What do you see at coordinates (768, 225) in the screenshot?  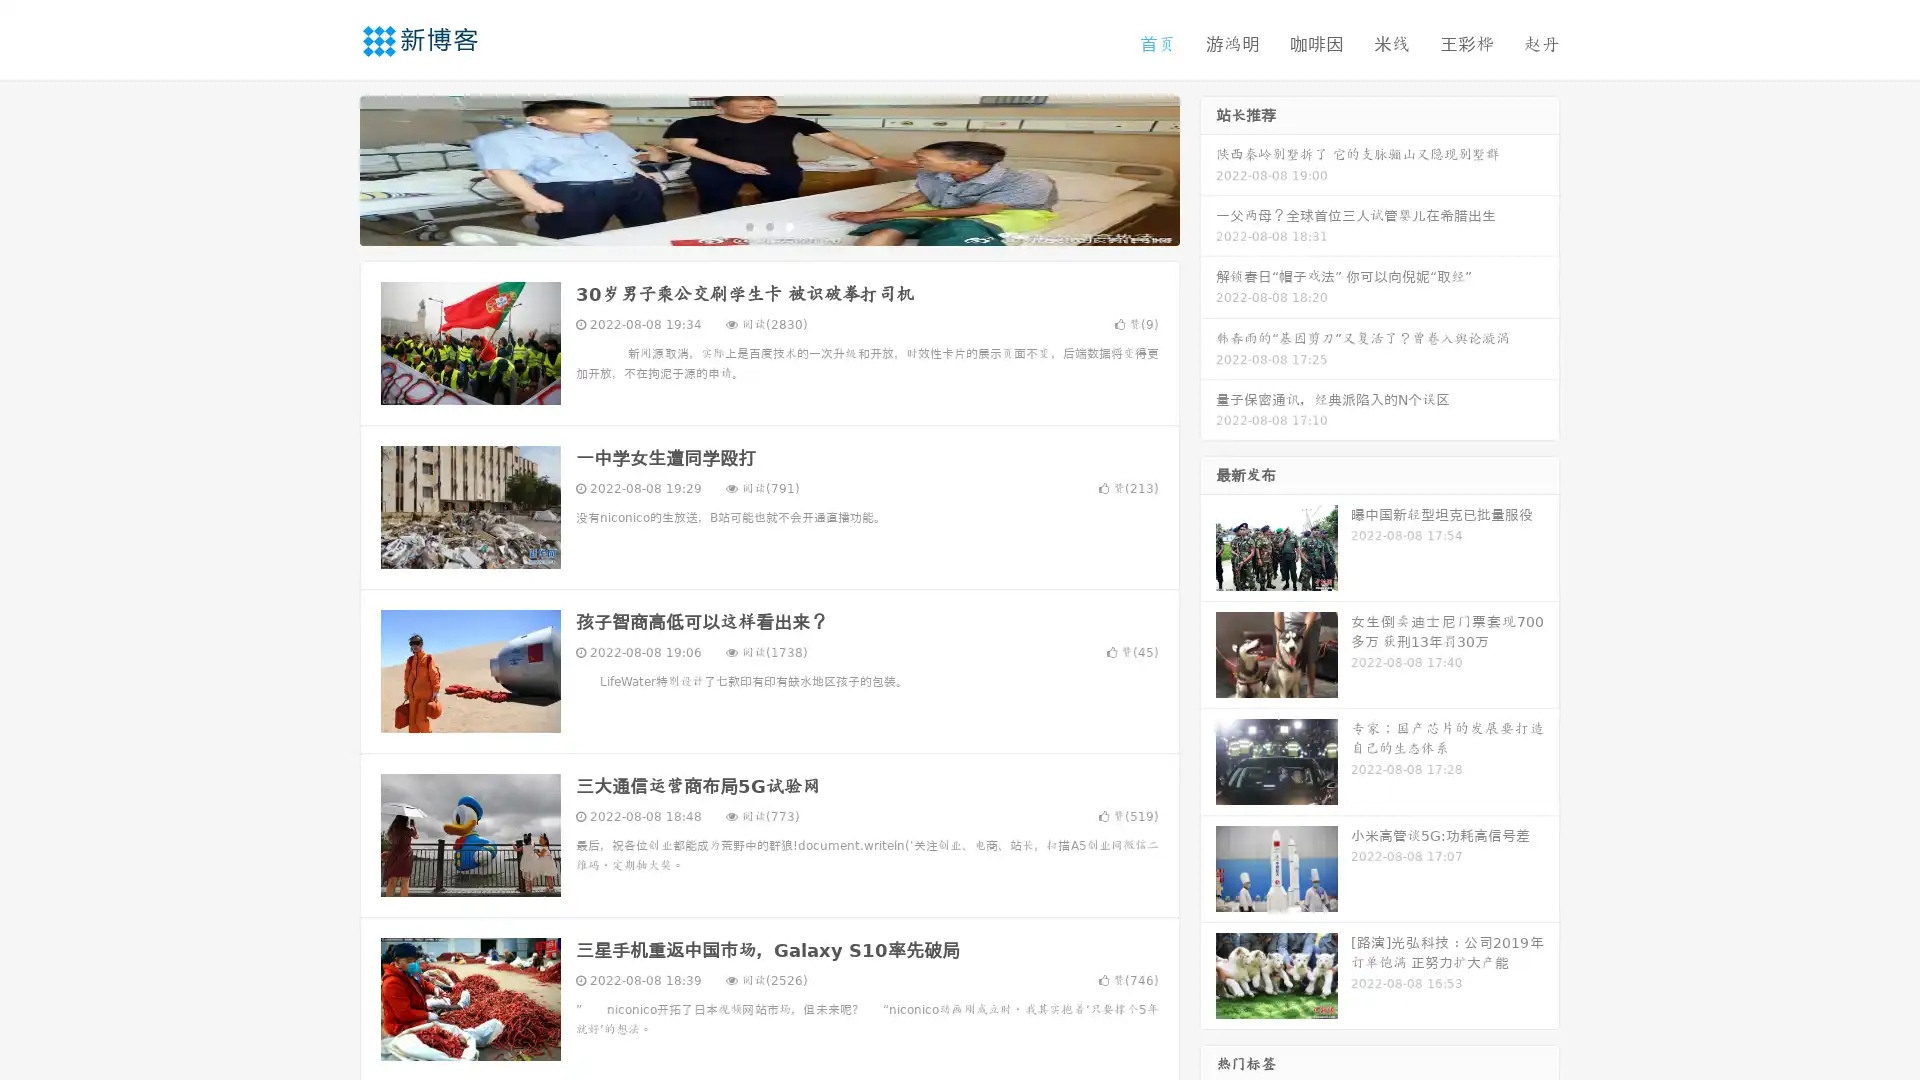 I see `Go to slide 2` at bounding box center [768, 225].